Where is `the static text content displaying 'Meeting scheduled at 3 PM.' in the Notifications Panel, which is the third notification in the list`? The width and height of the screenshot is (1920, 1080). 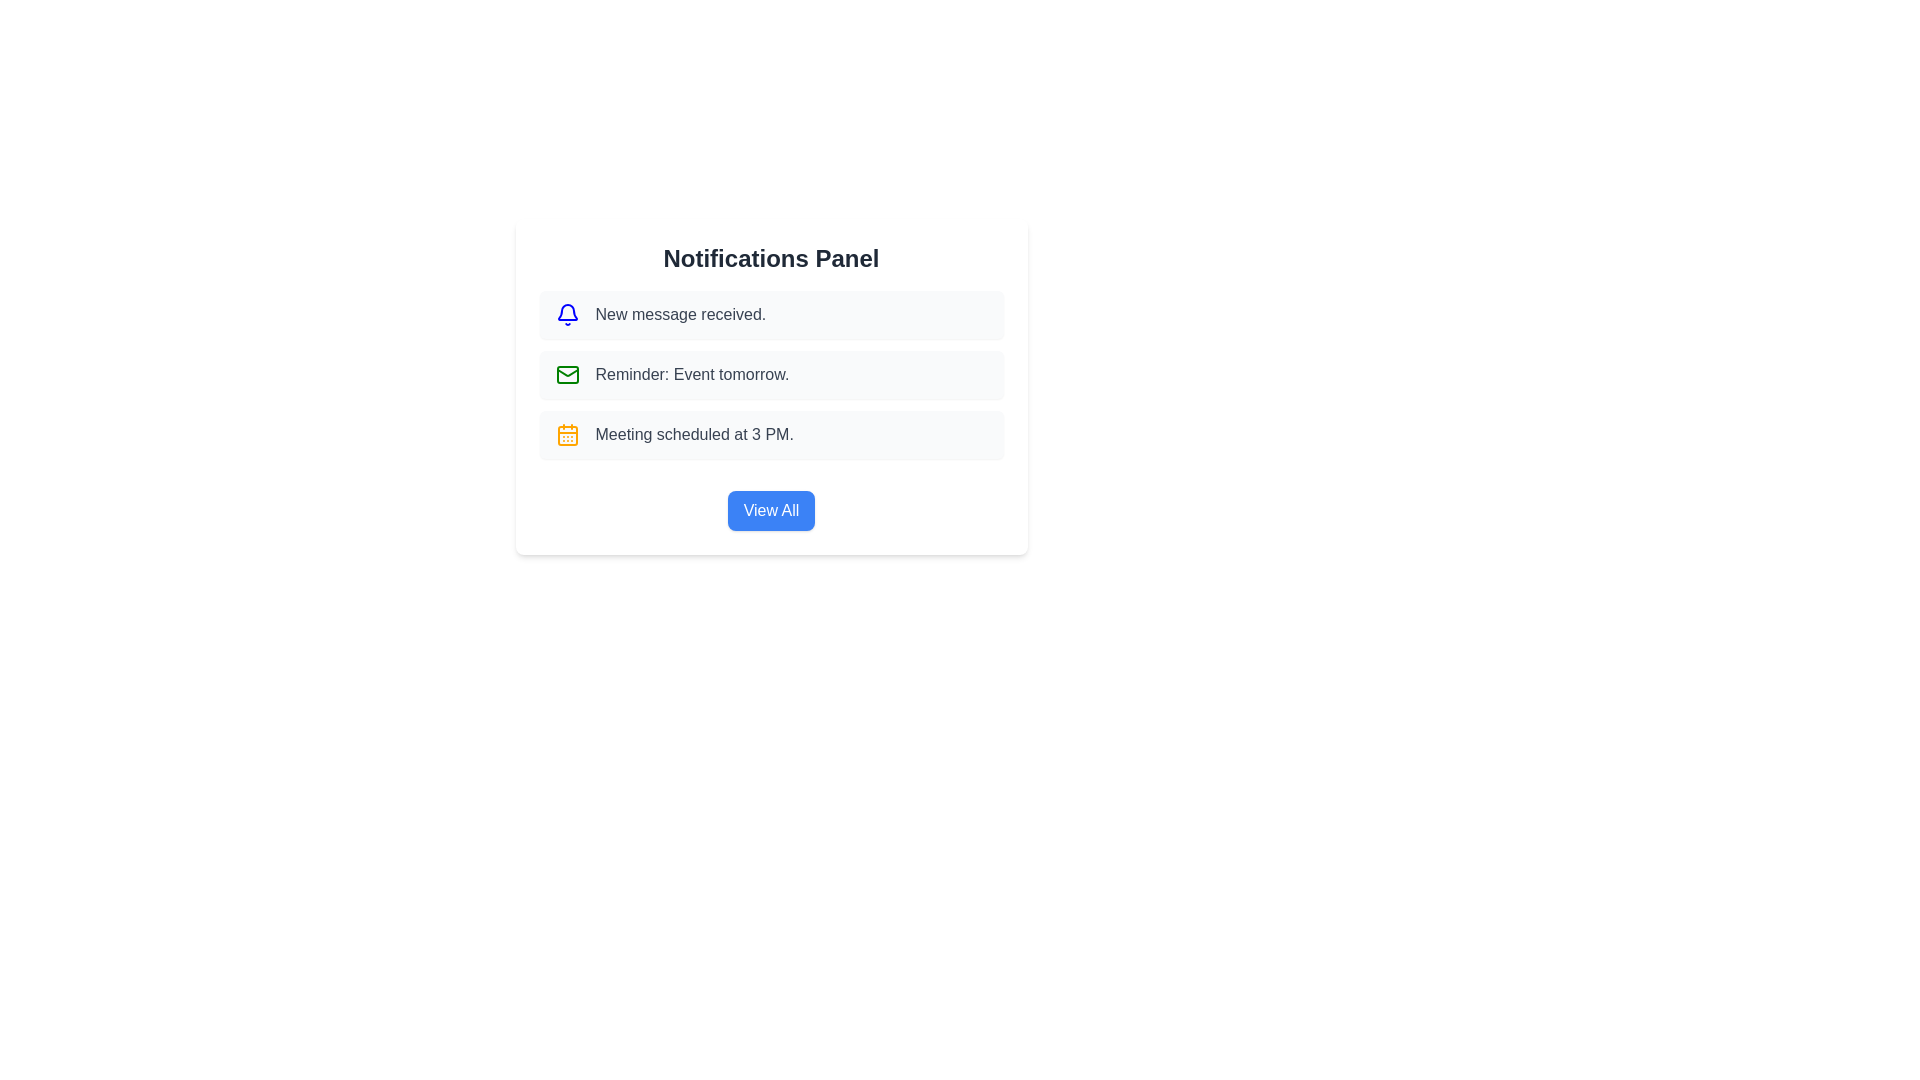
the static text content displaying 'Meeting scheduled at 3 PM.' in the Notifications Panel, which is the third notification in the list is located at coordinates (694, 434).